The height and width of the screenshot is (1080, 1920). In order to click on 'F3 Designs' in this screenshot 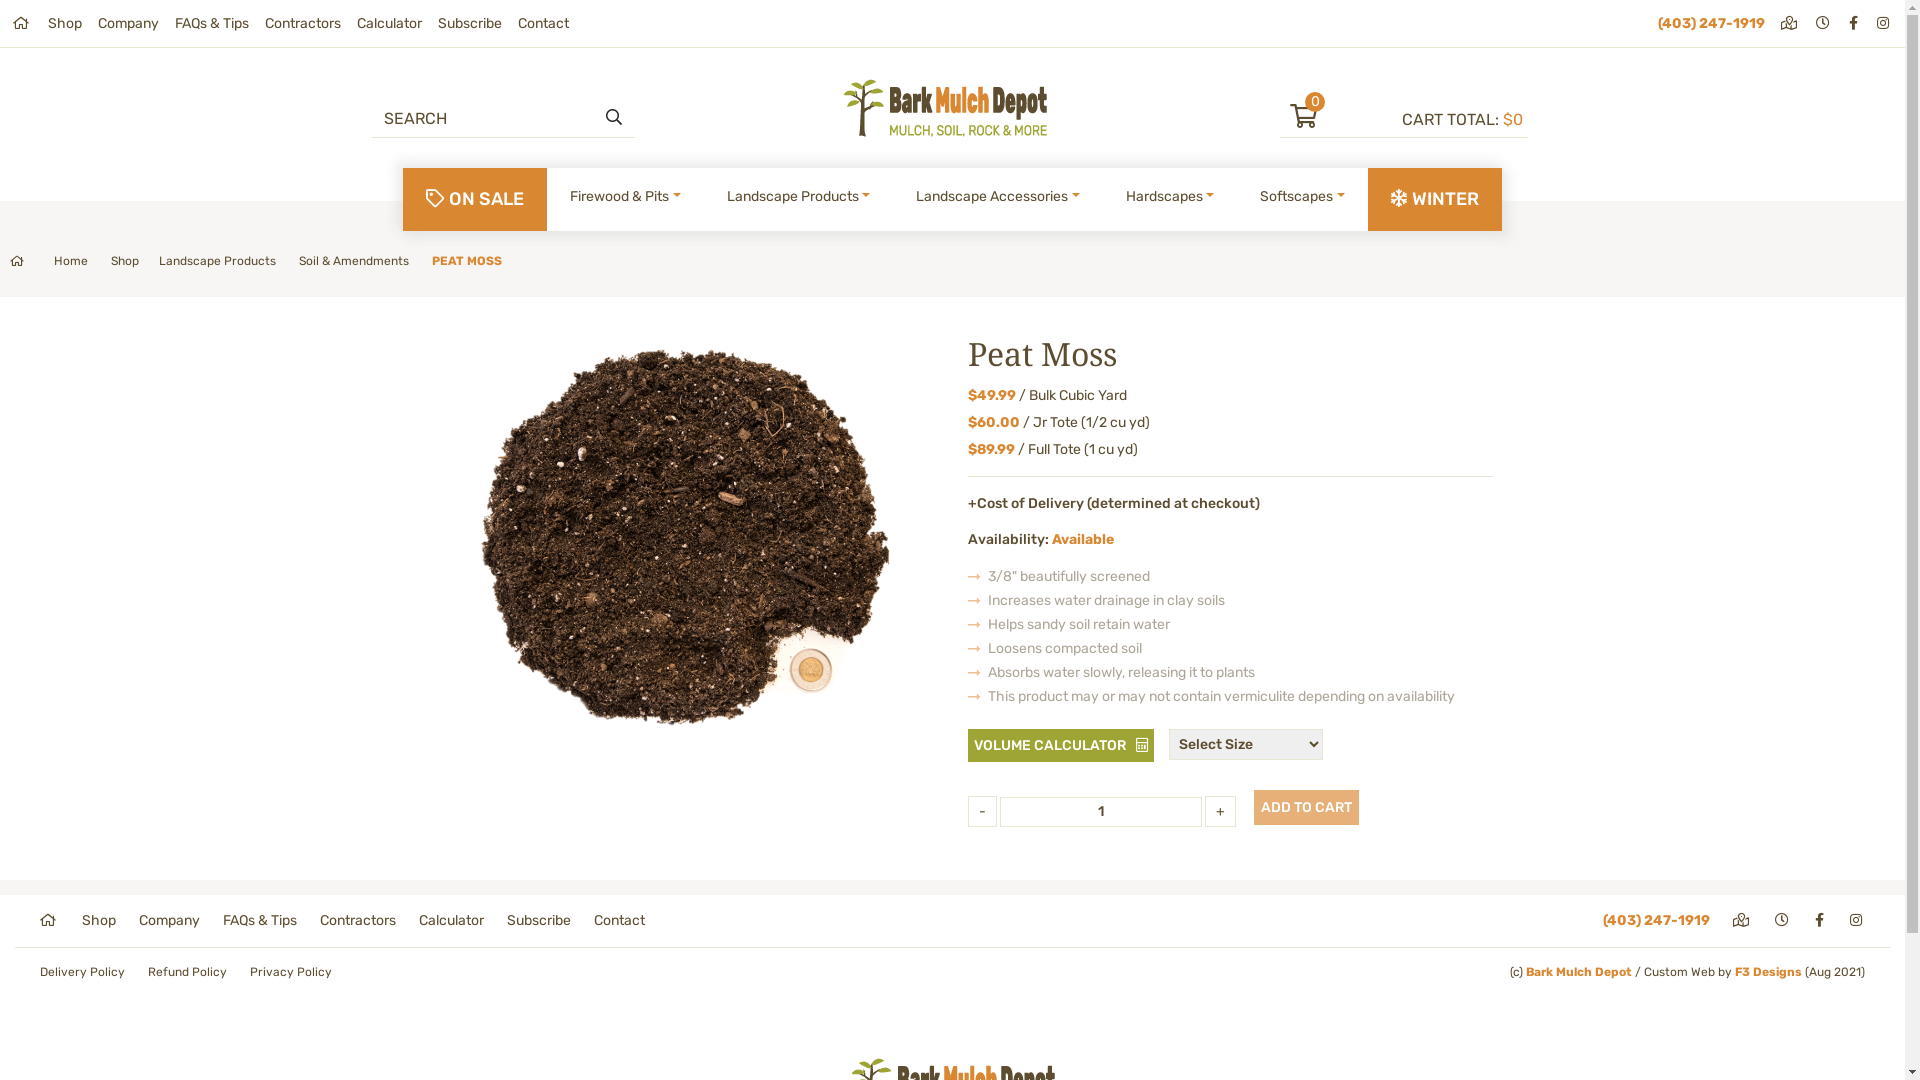, I will do `click(1768, 971)`.